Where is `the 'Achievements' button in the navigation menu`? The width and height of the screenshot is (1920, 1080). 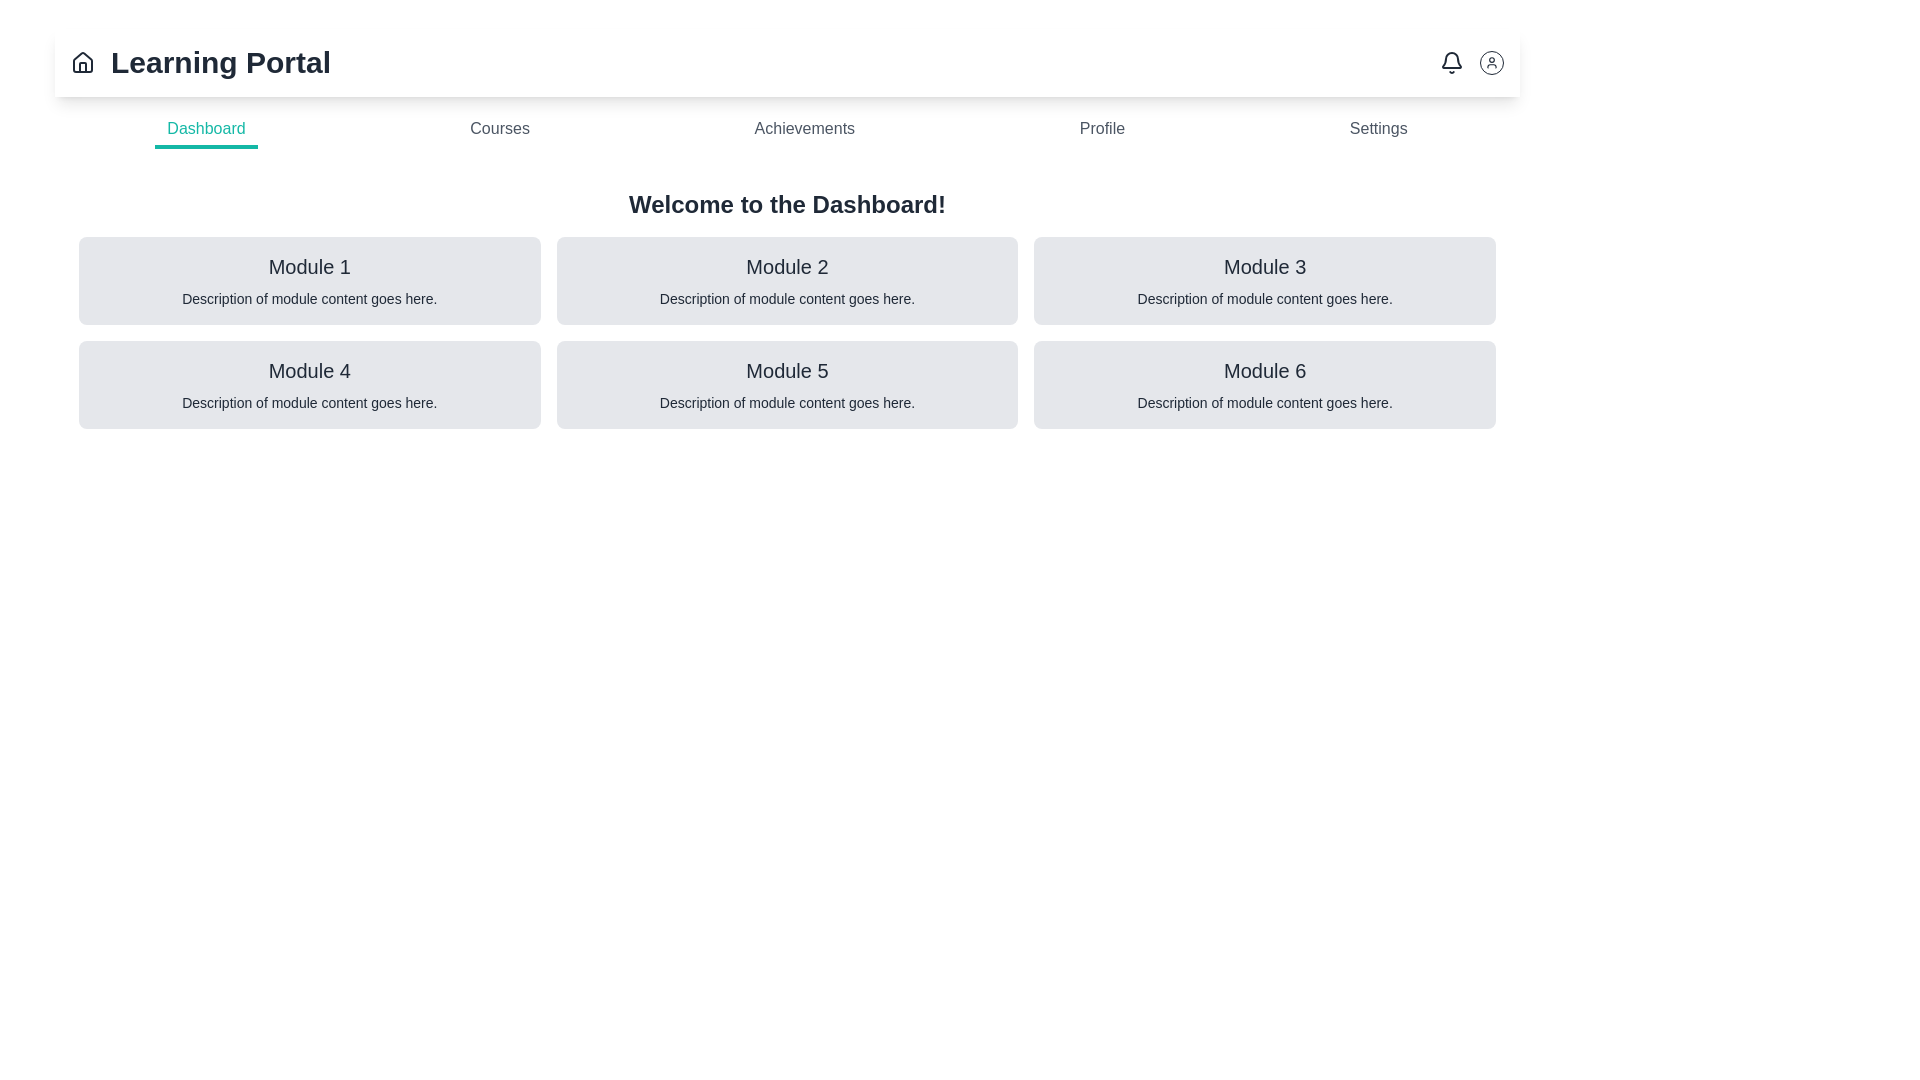 the 'Achievements' button in the navigation menu is located at coordinates (804, 131).